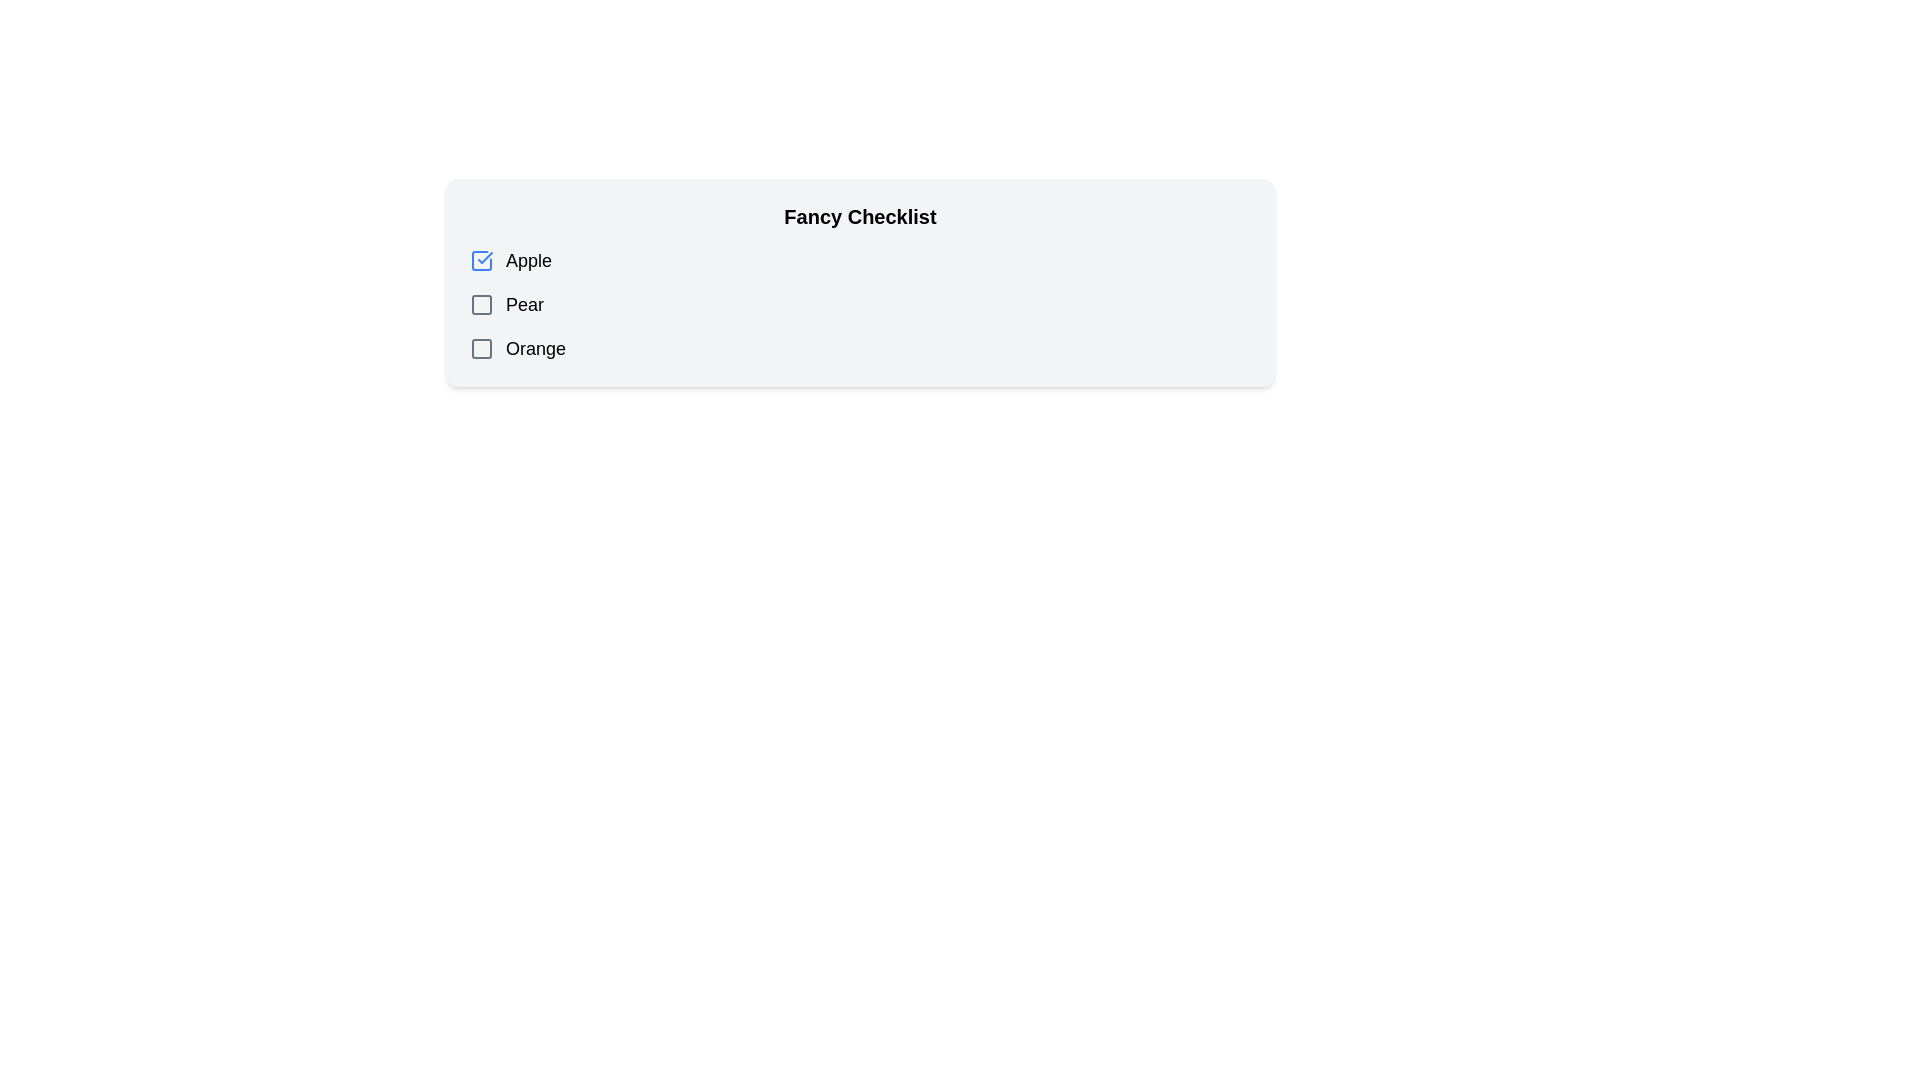  Describe the element at coordinates (481, 347) in the screenshot. I see `the small square SVG rectangle element representing a checklist item next to the text 'Orange'` at that location.